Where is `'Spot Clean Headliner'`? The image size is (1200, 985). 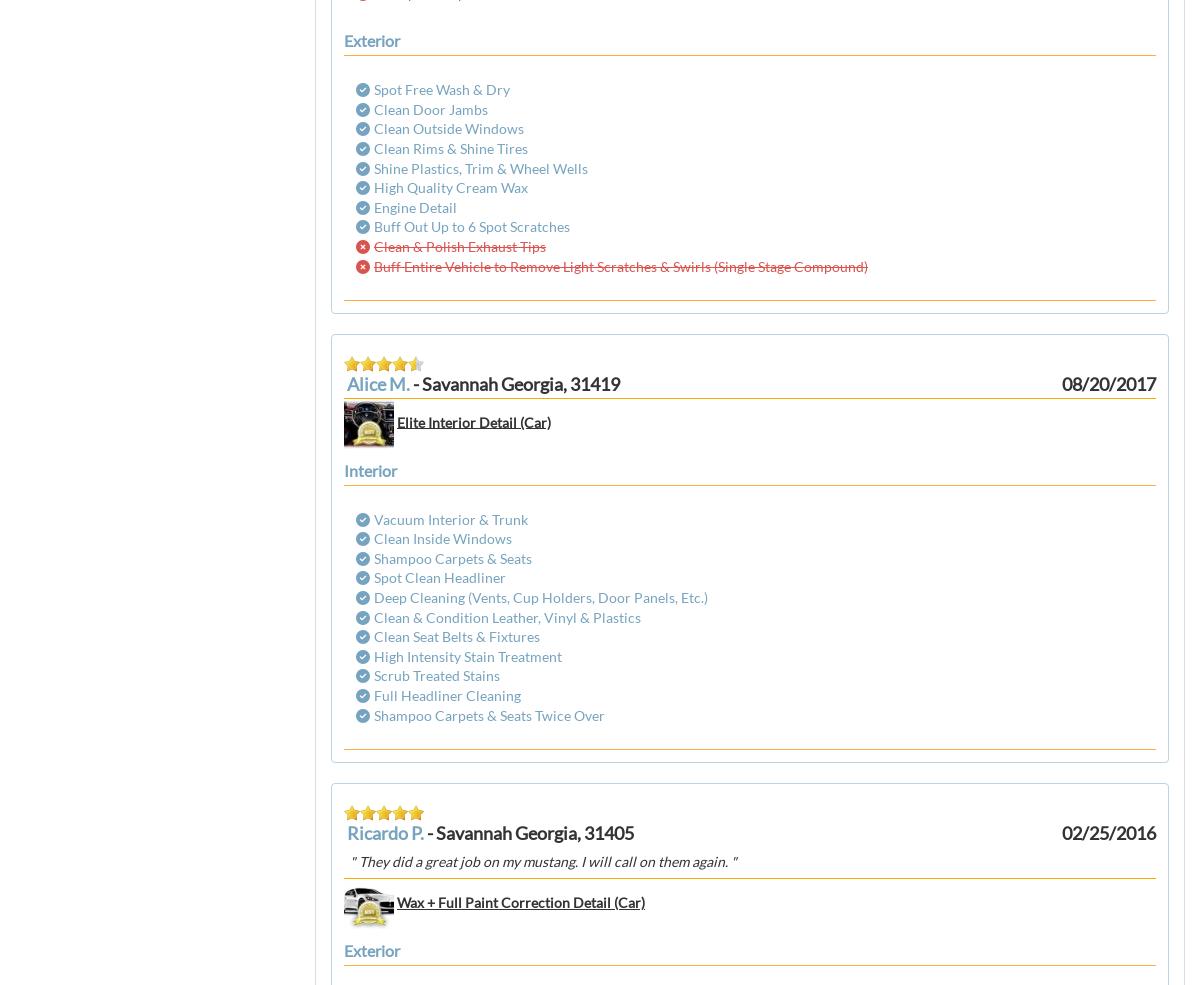
'Spot Clean Headliner' is located at coordinates (440, 577).